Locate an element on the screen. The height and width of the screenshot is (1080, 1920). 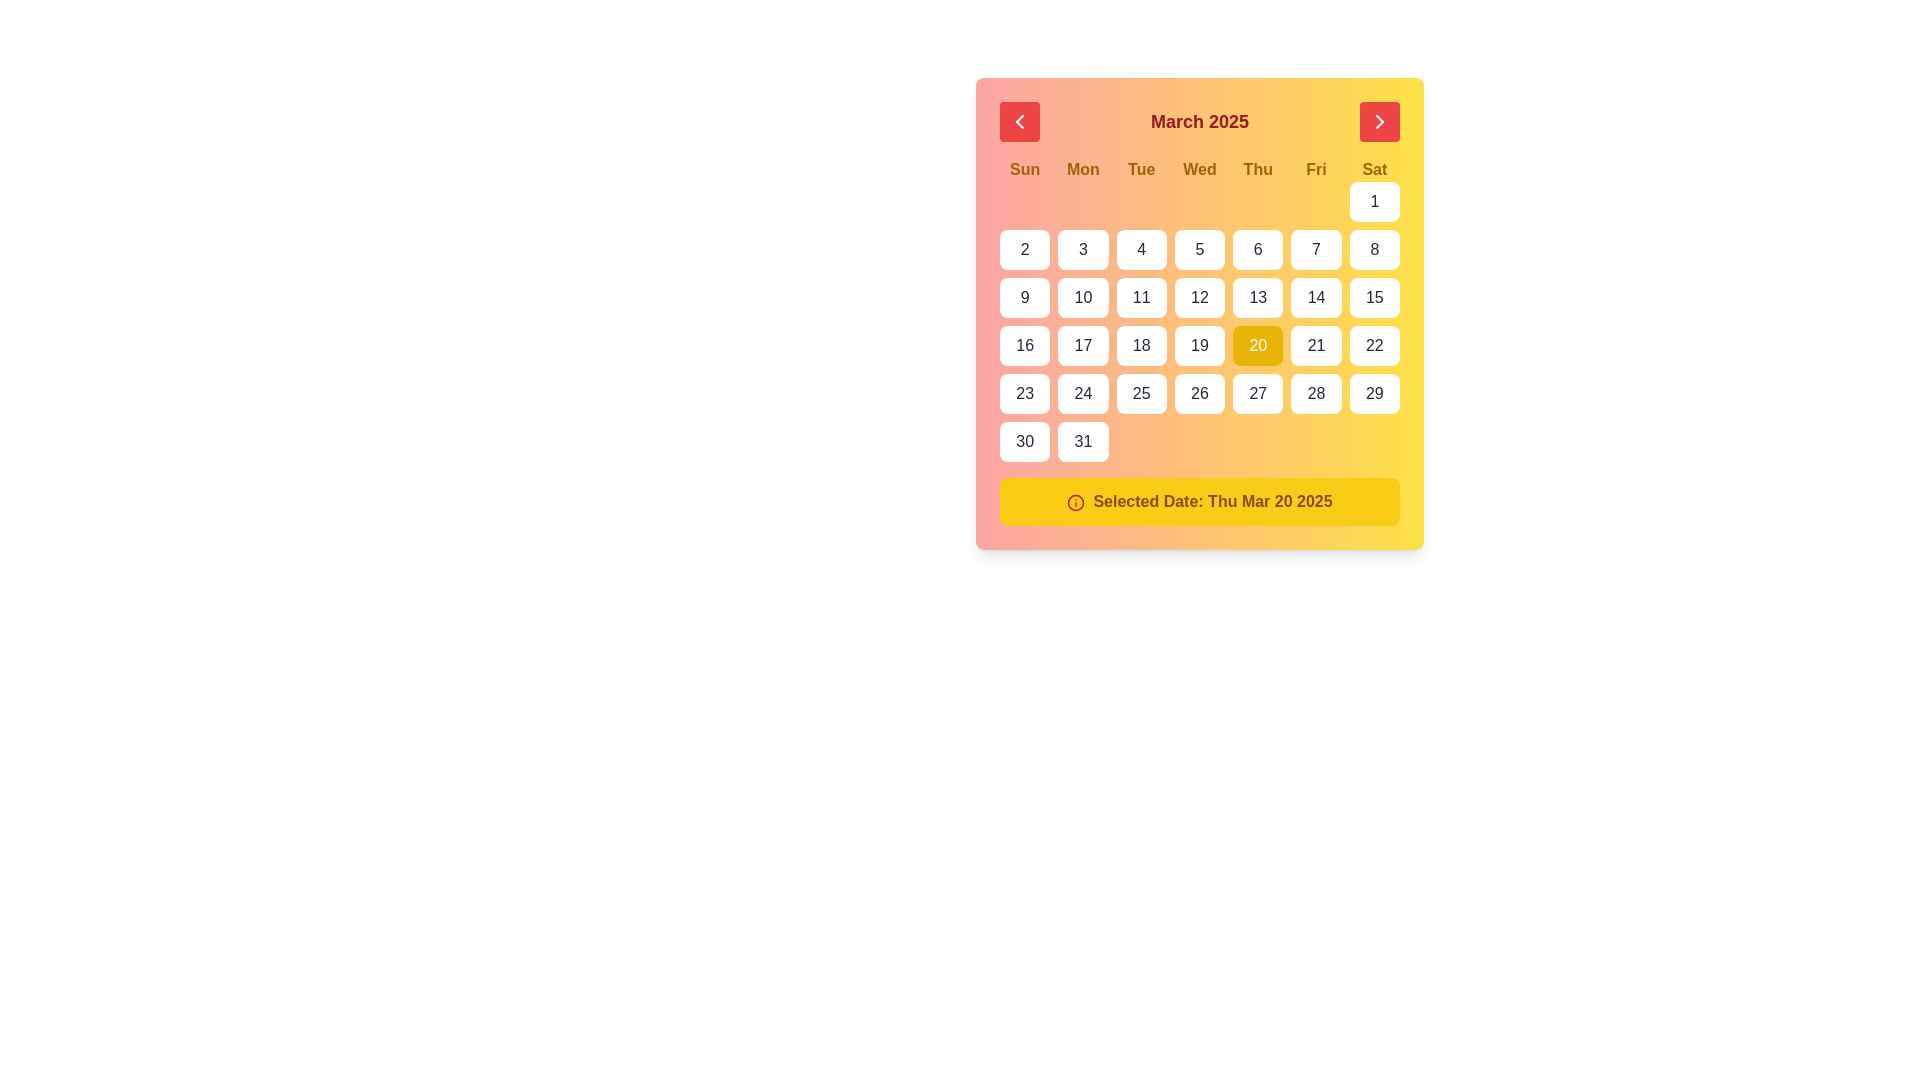
the fourth button in the second row of the calendar widget, which has a white background and displays the number '10' in bold gray text is located at coordinates (1082, 297).